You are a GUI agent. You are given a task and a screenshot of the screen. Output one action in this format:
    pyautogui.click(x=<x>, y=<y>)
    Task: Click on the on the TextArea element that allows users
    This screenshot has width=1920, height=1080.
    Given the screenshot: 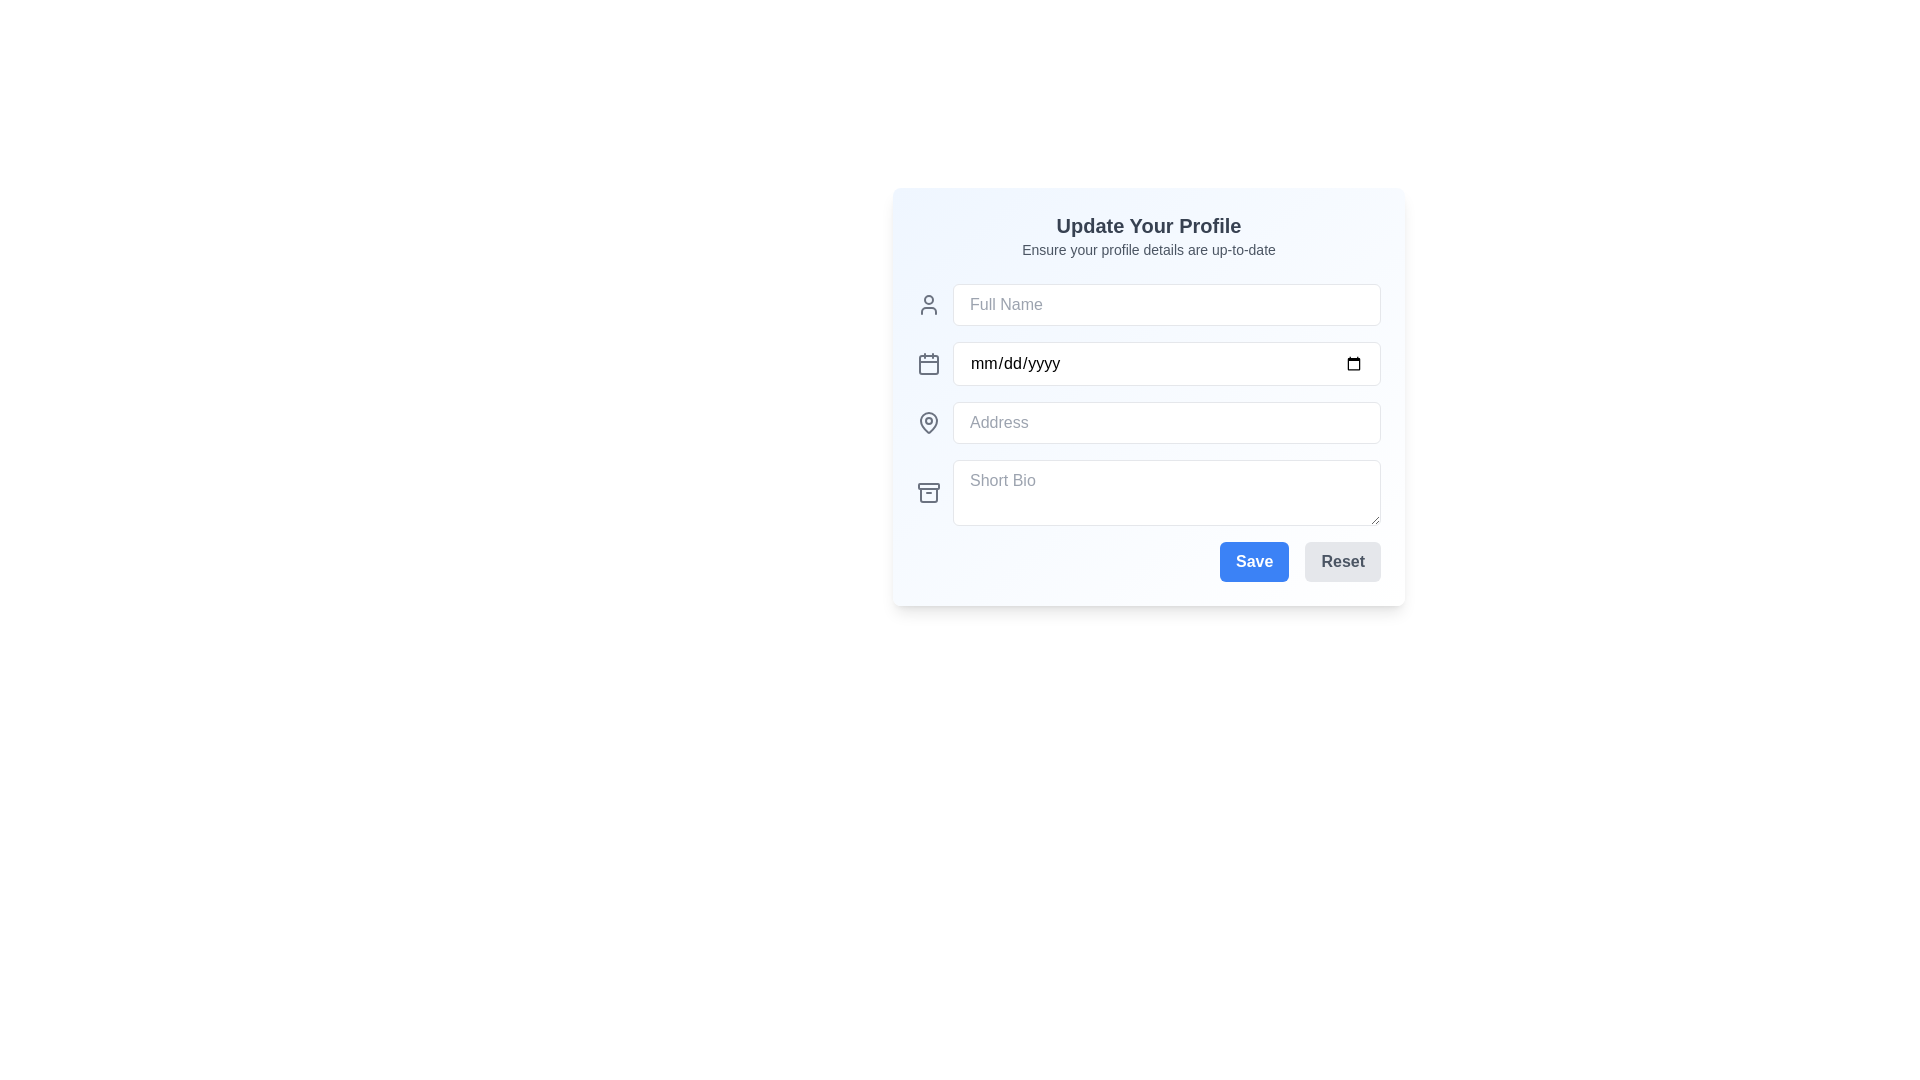 What is the action you would take?
    pyautogui.click(x=1148, y=493)
    